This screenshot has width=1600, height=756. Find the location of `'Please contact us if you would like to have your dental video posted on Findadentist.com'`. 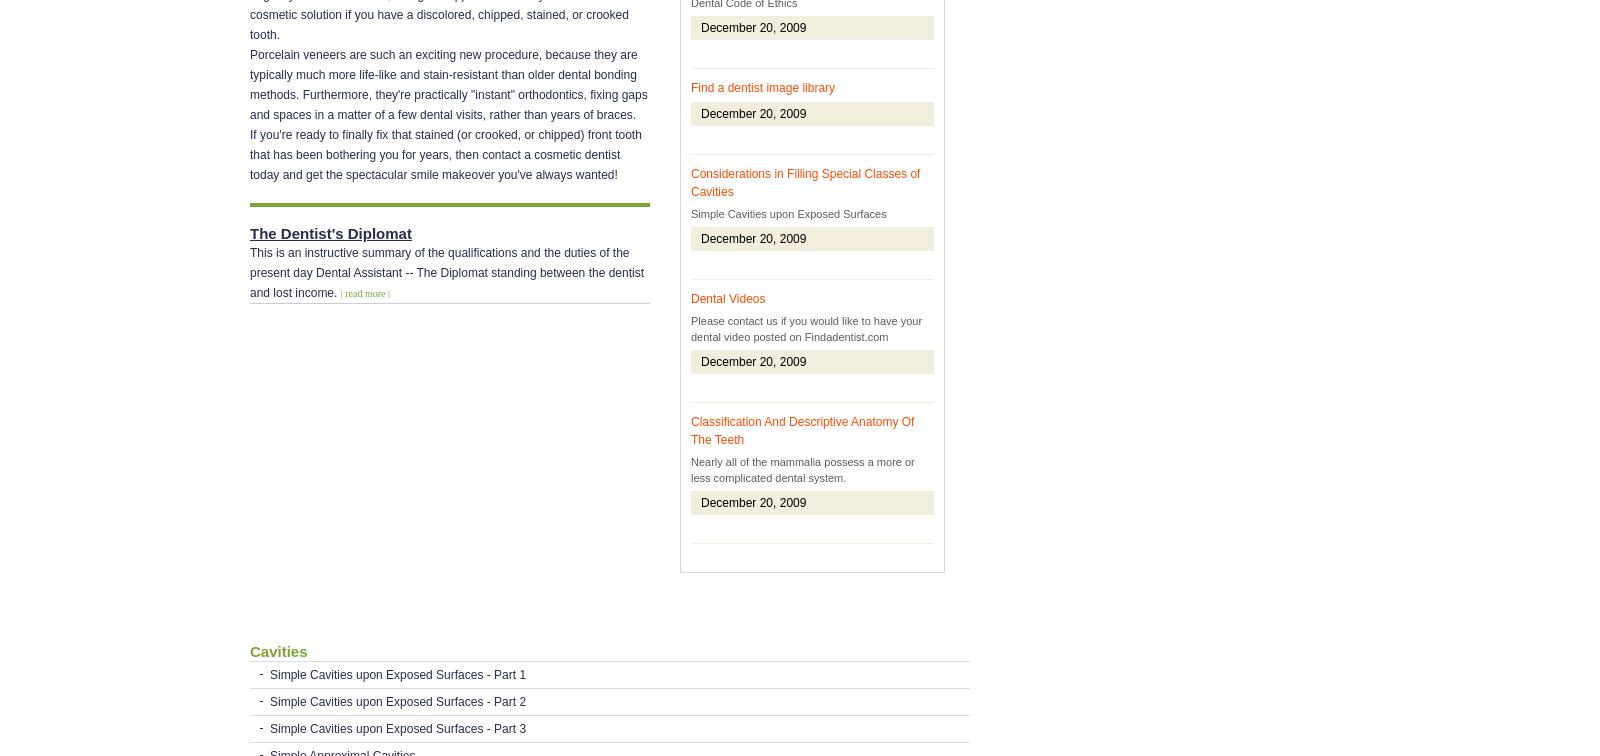

'Please contact us if you would like to have your dental video posted on Findadentist.com' is located at coordinates (805, 329).